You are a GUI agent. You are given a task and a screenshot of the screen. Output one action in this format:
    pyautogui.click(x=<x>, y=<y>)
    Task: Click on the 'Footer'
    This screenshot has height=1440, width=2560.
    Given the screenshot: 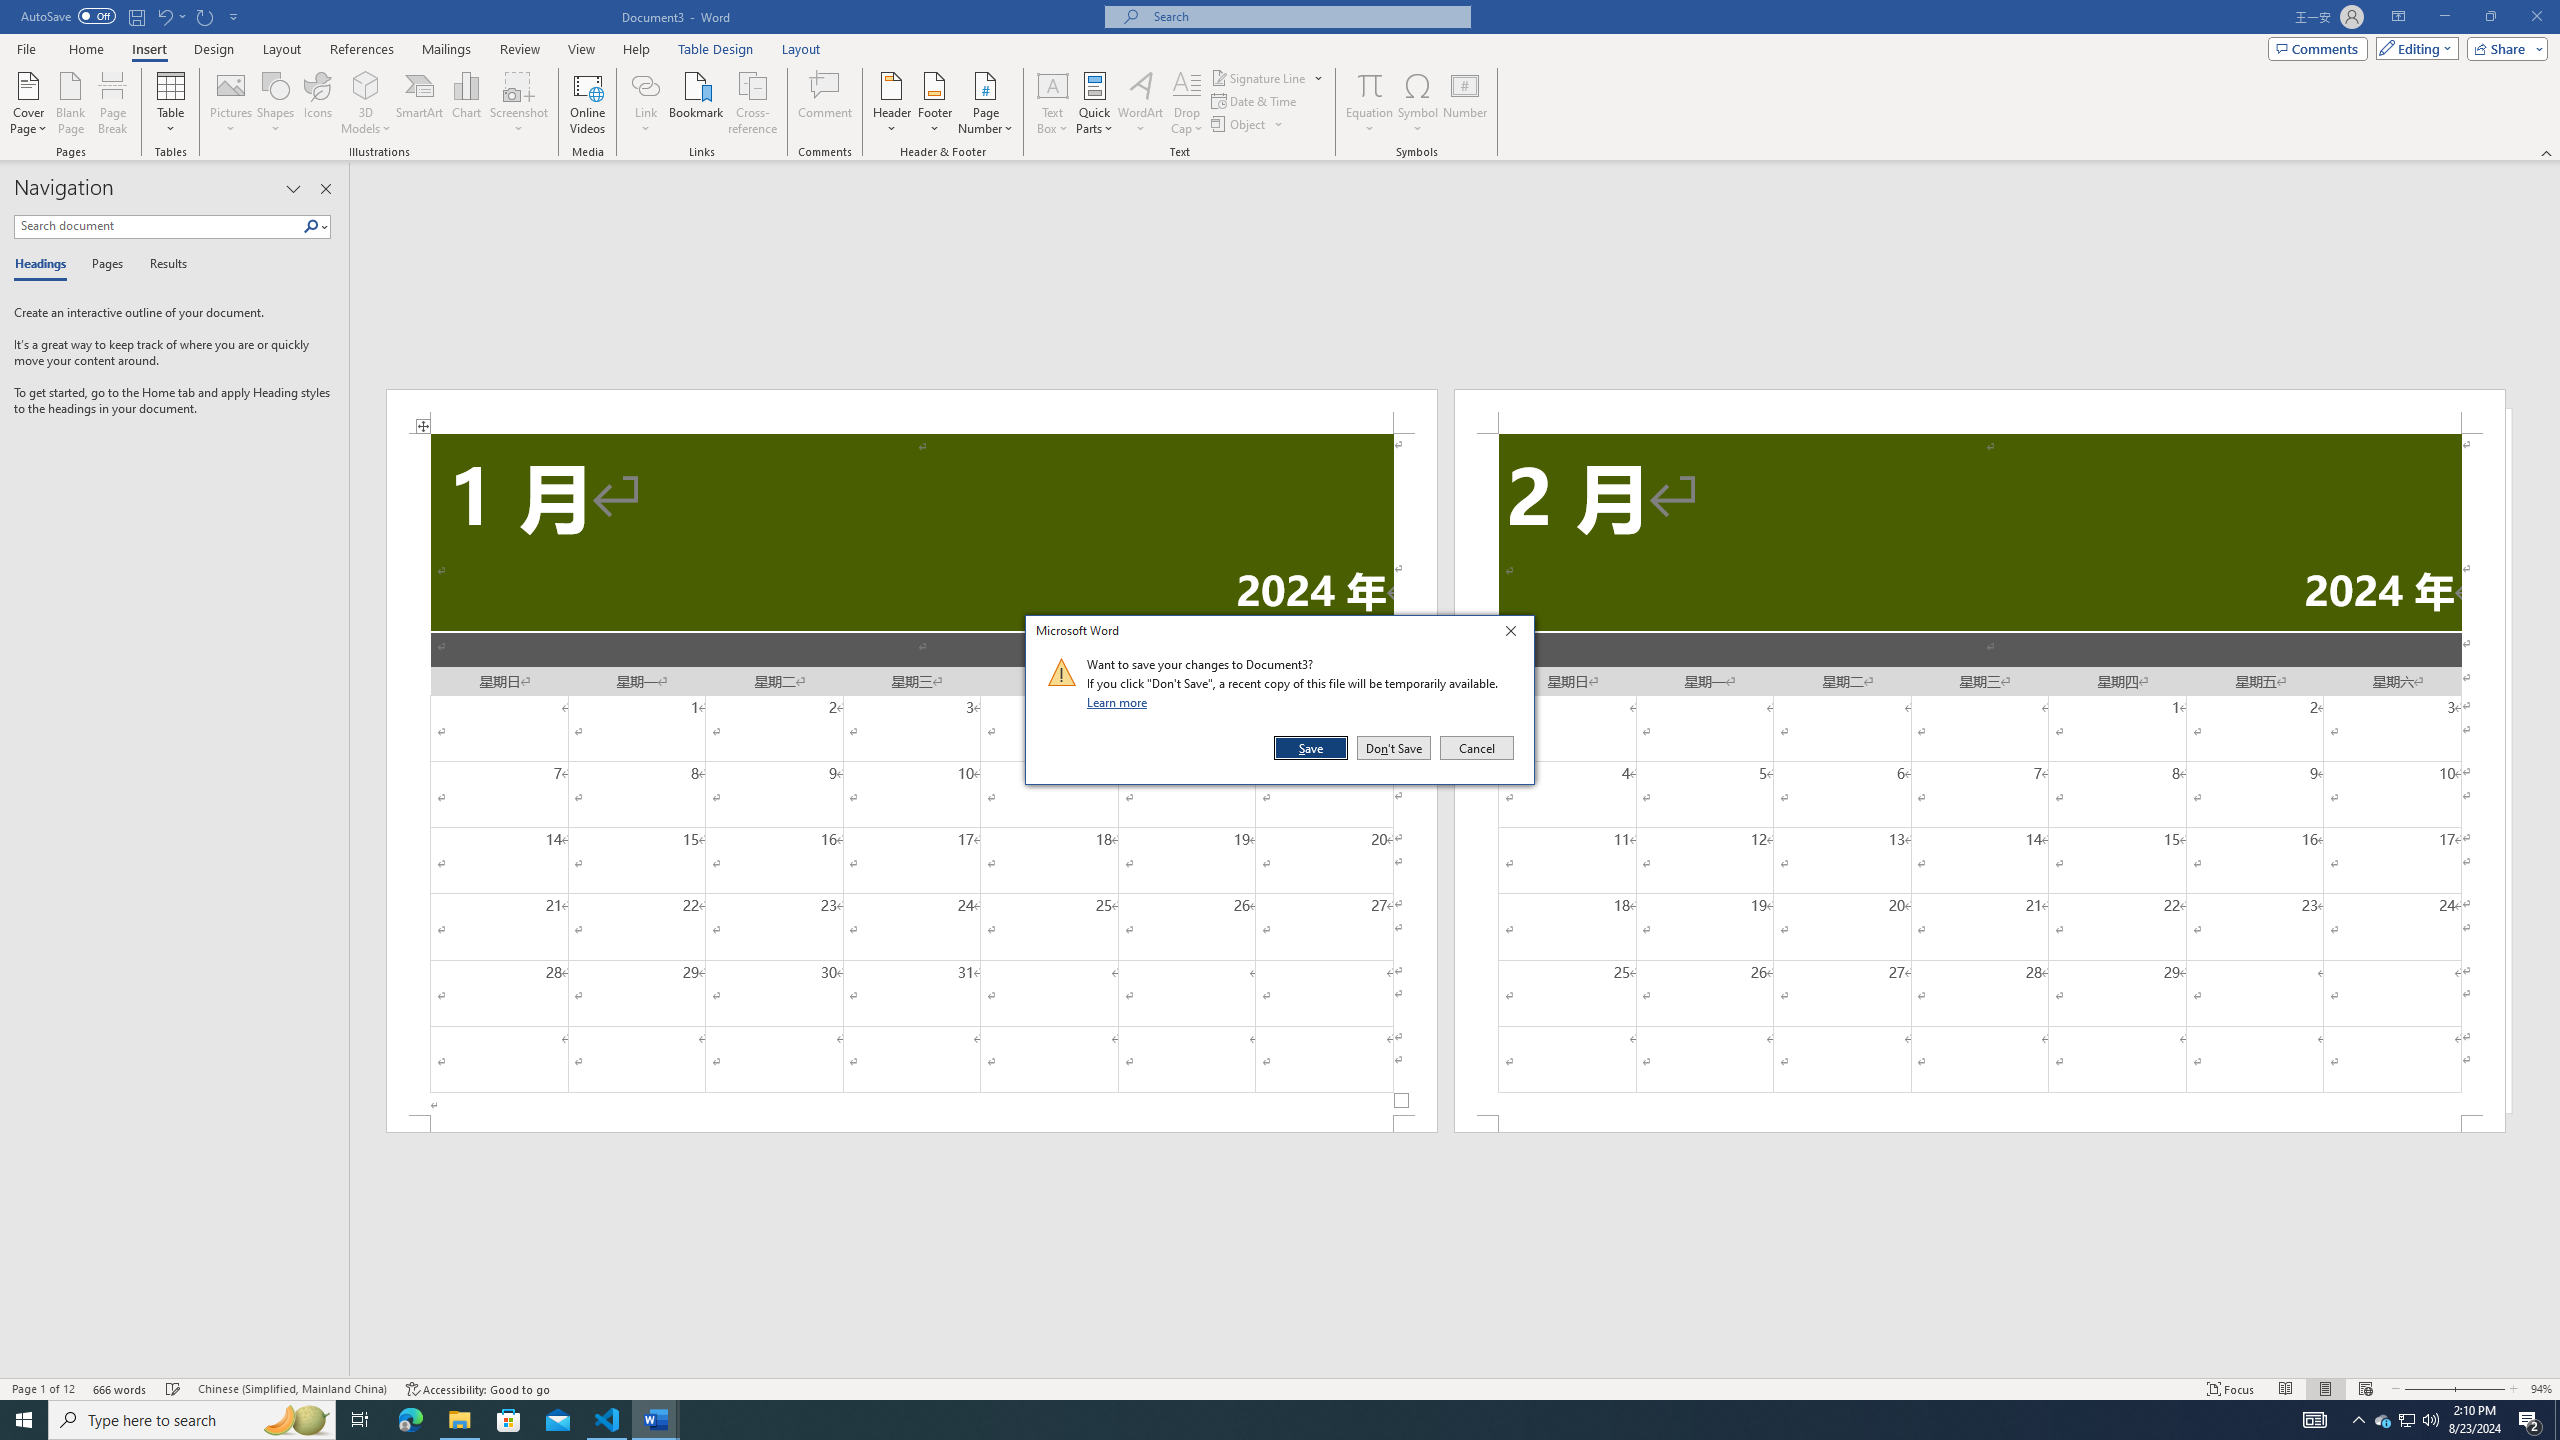 What is the action you would take?
    pyautogui.click(x=933, y=103)
    